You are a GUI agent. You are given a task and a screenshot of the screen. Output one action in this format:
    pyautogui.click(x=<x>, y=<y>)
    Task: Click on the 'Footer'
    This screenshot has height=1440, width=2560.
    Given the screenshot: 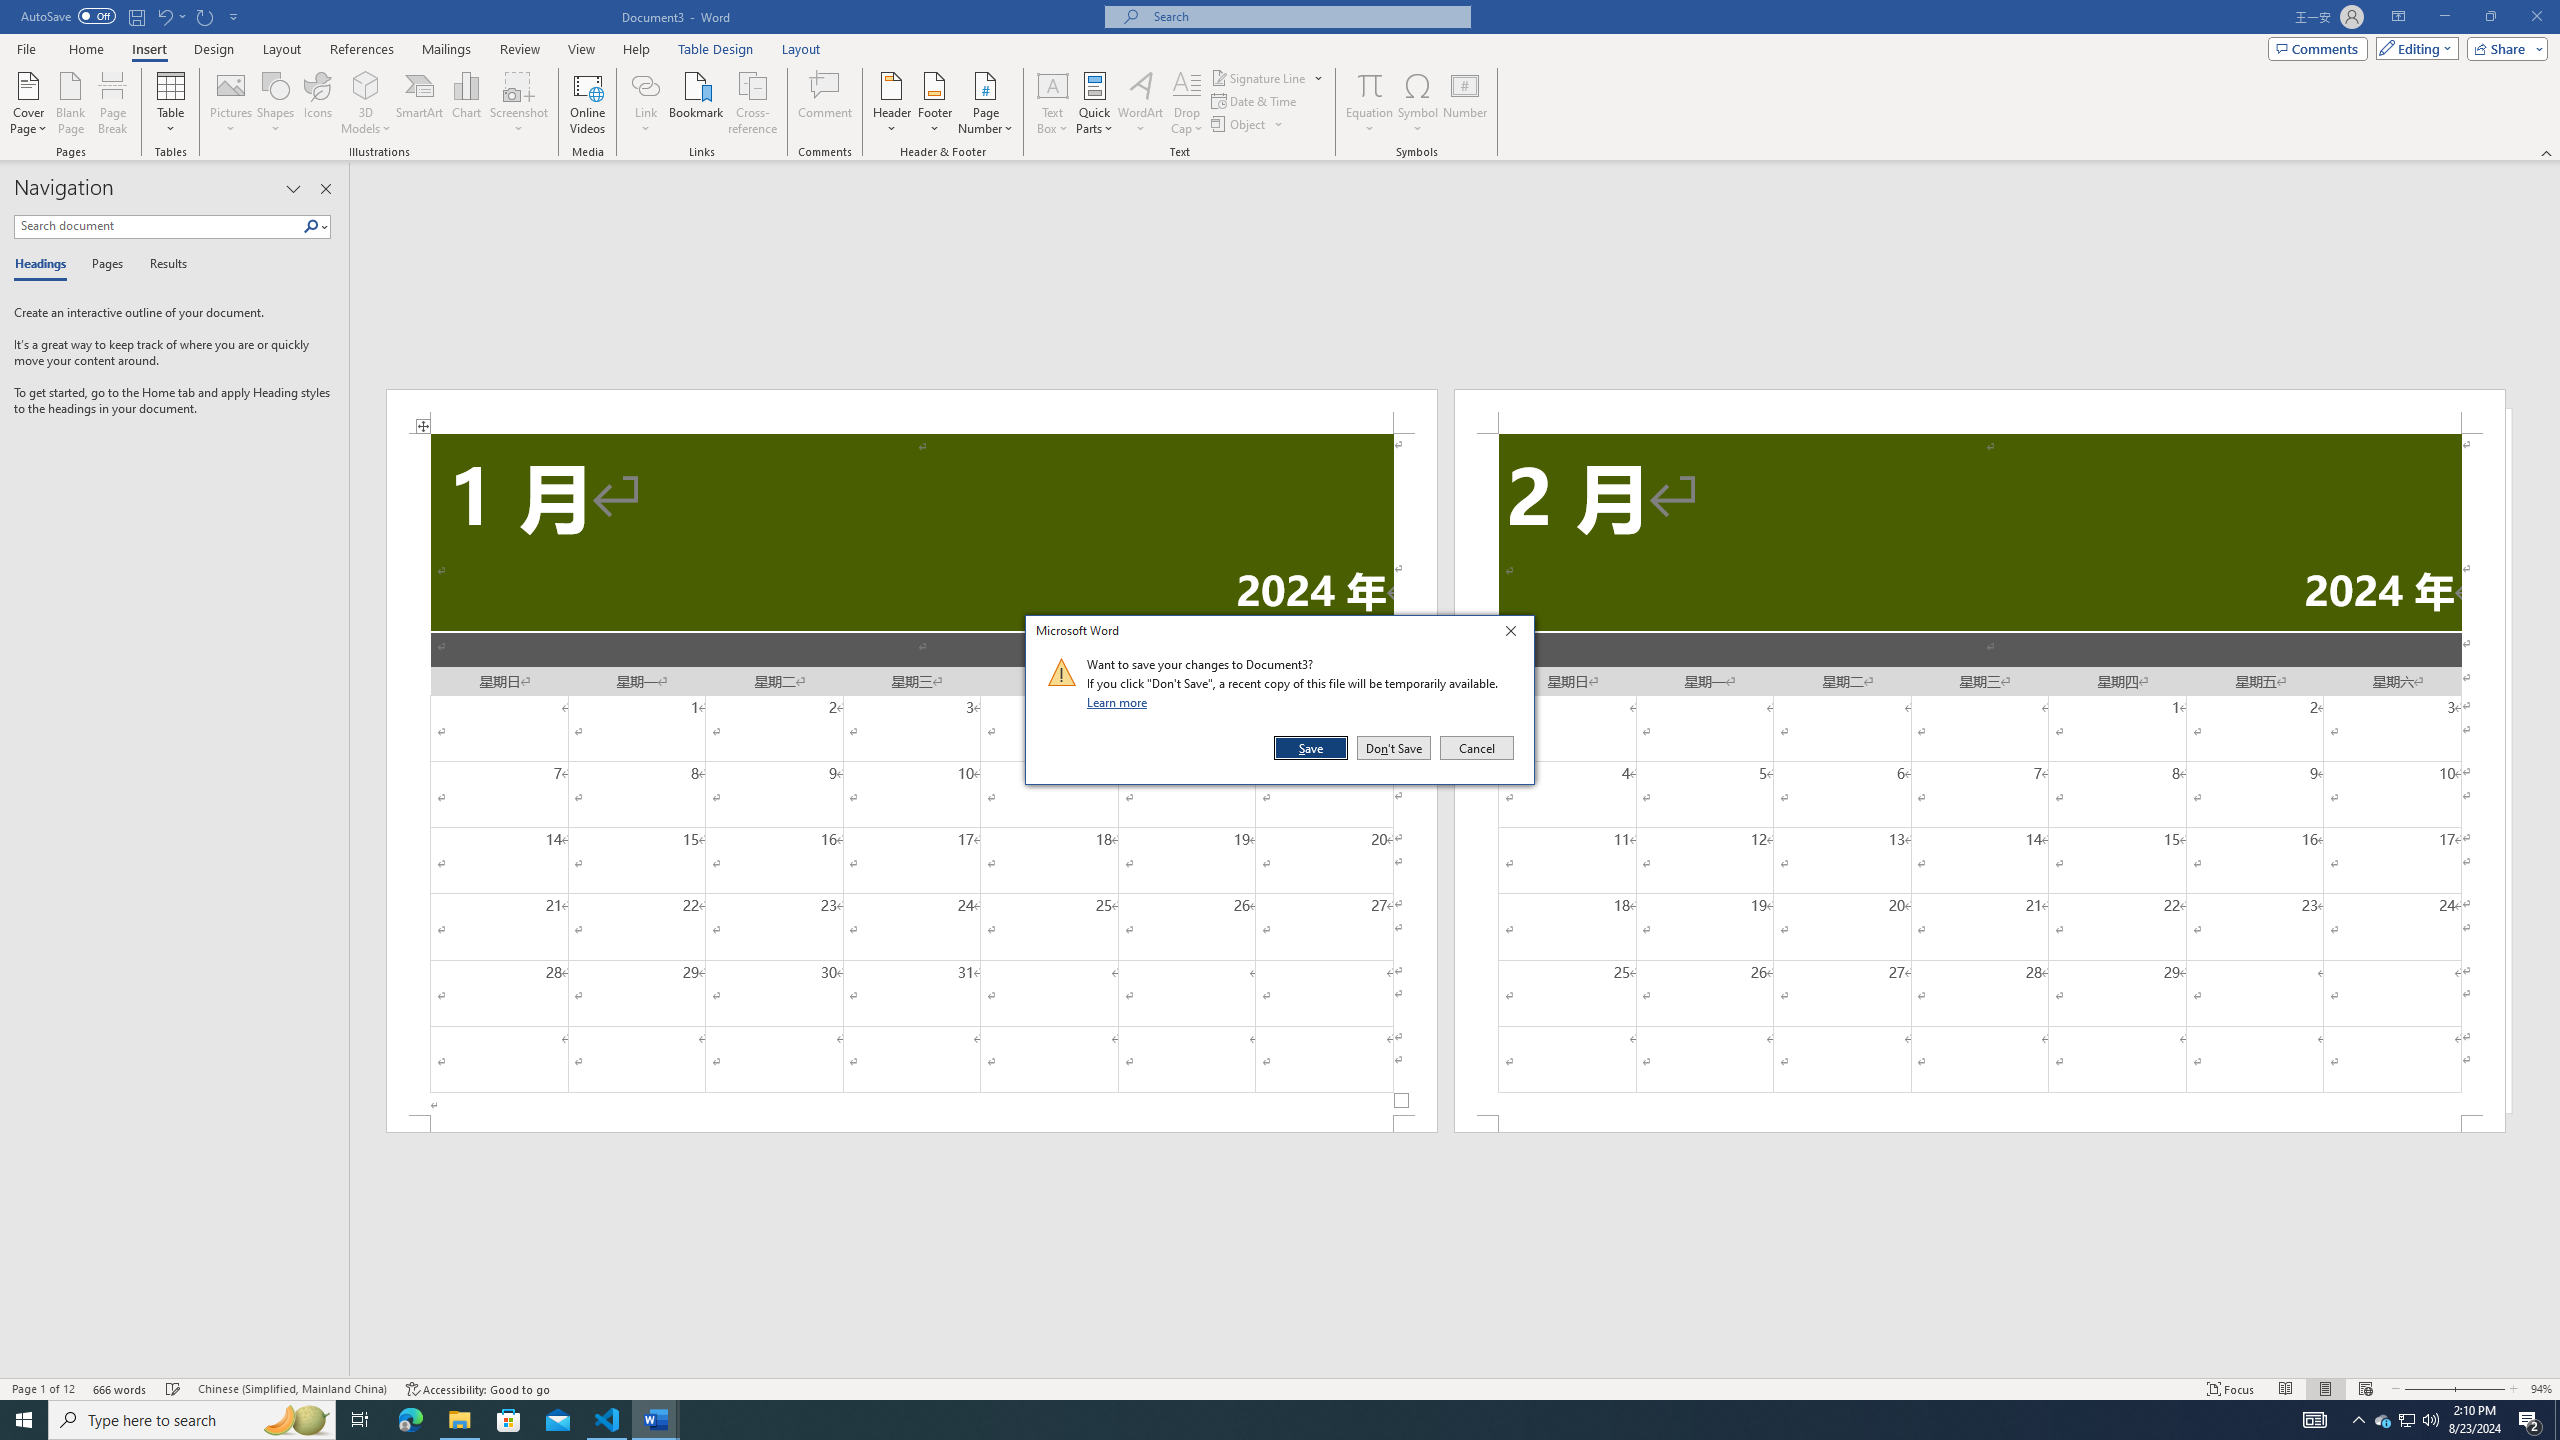 What is the action you would take?
    pyautogui.click(x=933, y=103)
    